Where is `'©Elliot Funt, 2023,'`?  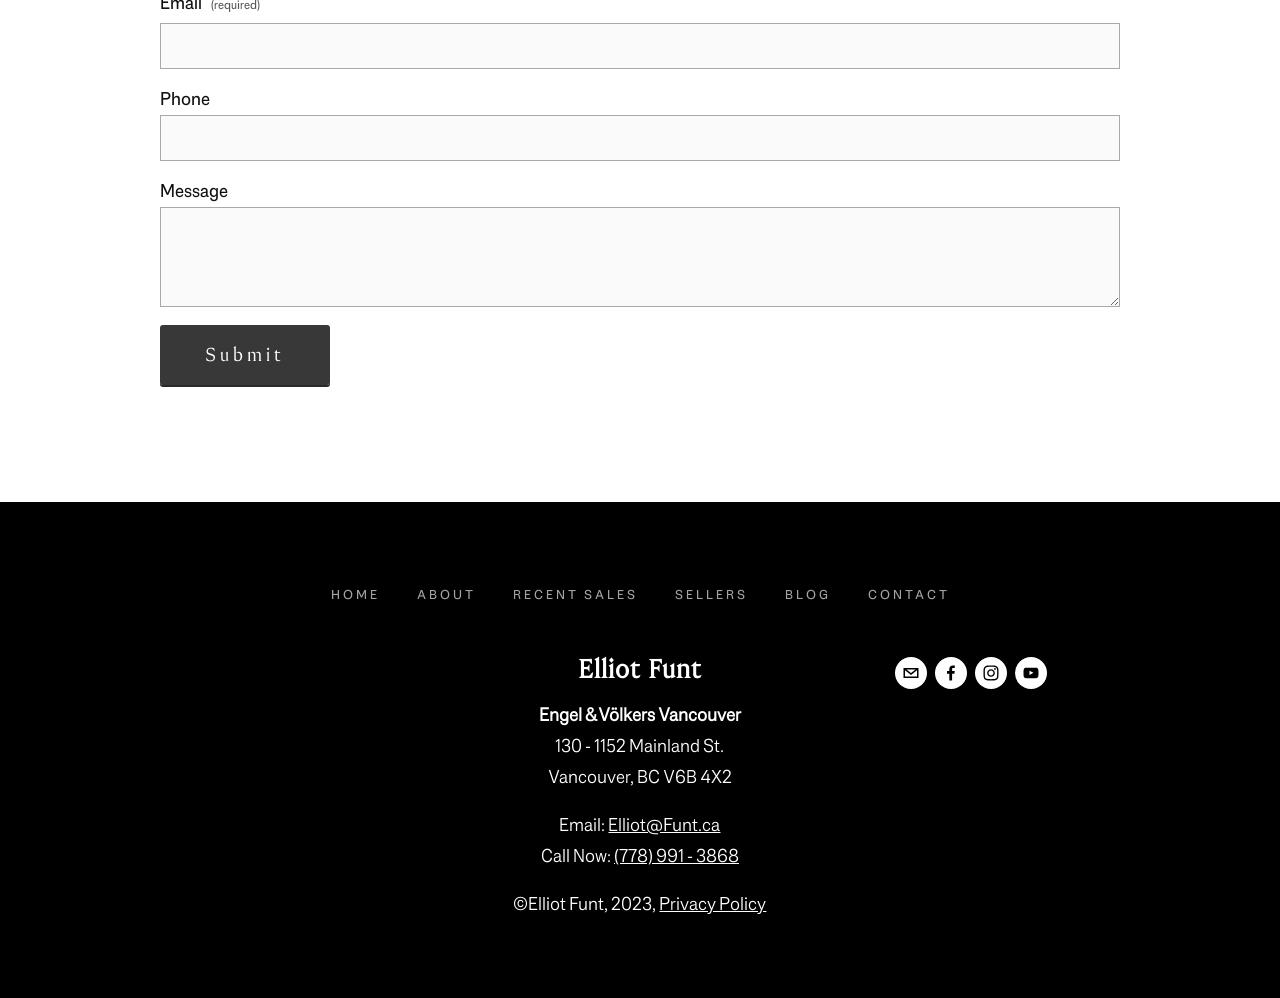
'©Elliot Funt, 2023,' is located at coordinates (584, 903).